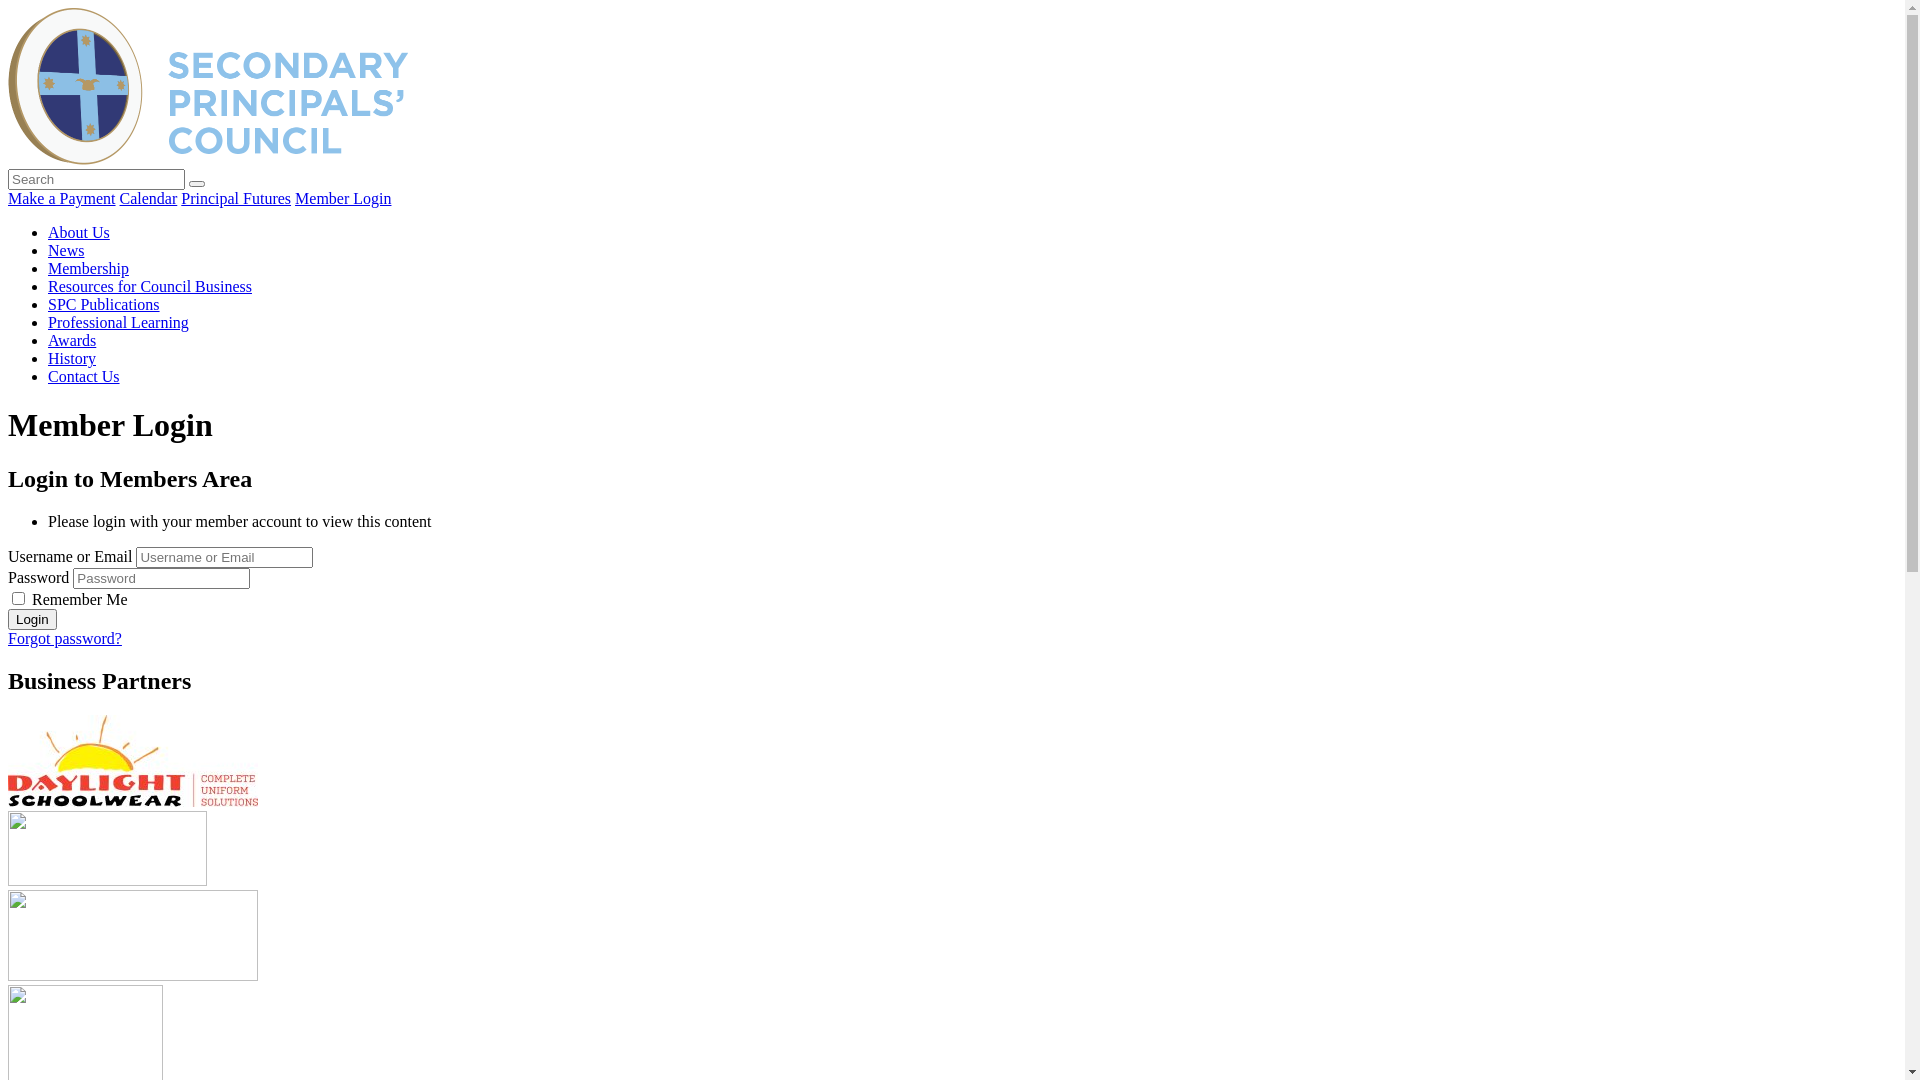  What do you see at coordinates (235, 198) in the screenshot?
I see `'Principal Futures'` at bounding box center [235, 198].